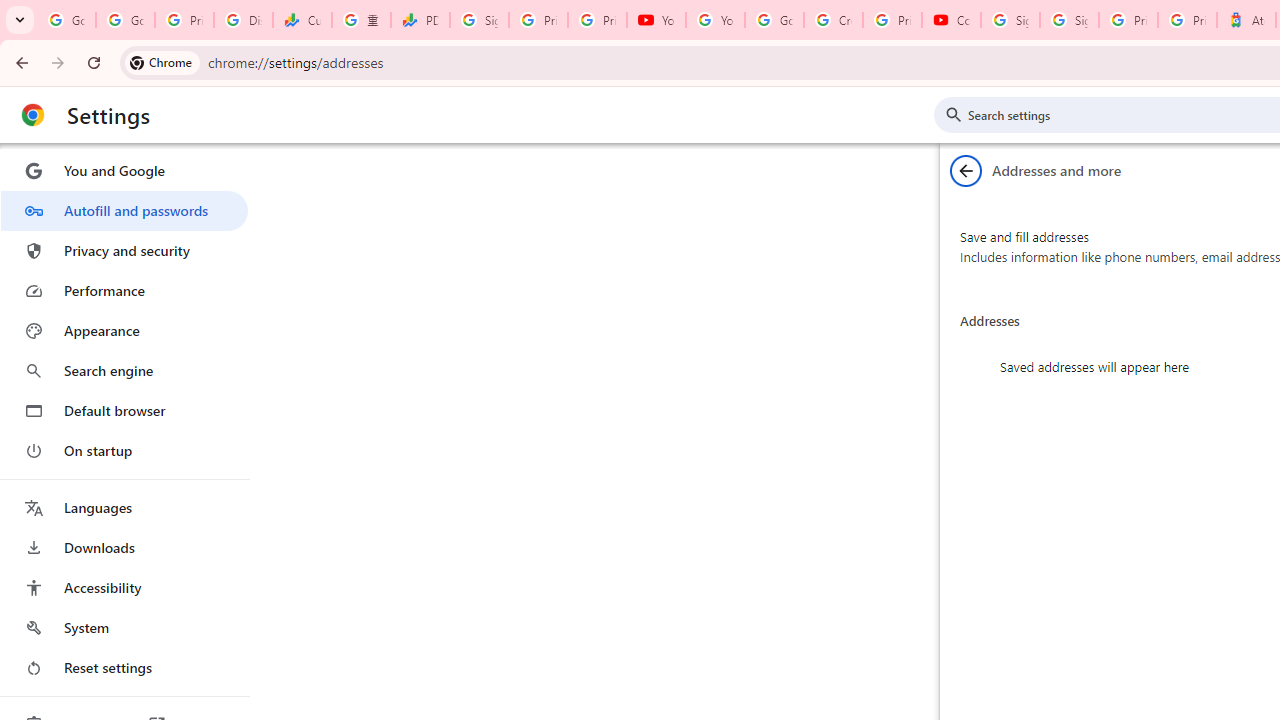 The width and height of the screenshot is (1280, 720). I want to click on 'You and Google', so click(123, 170).